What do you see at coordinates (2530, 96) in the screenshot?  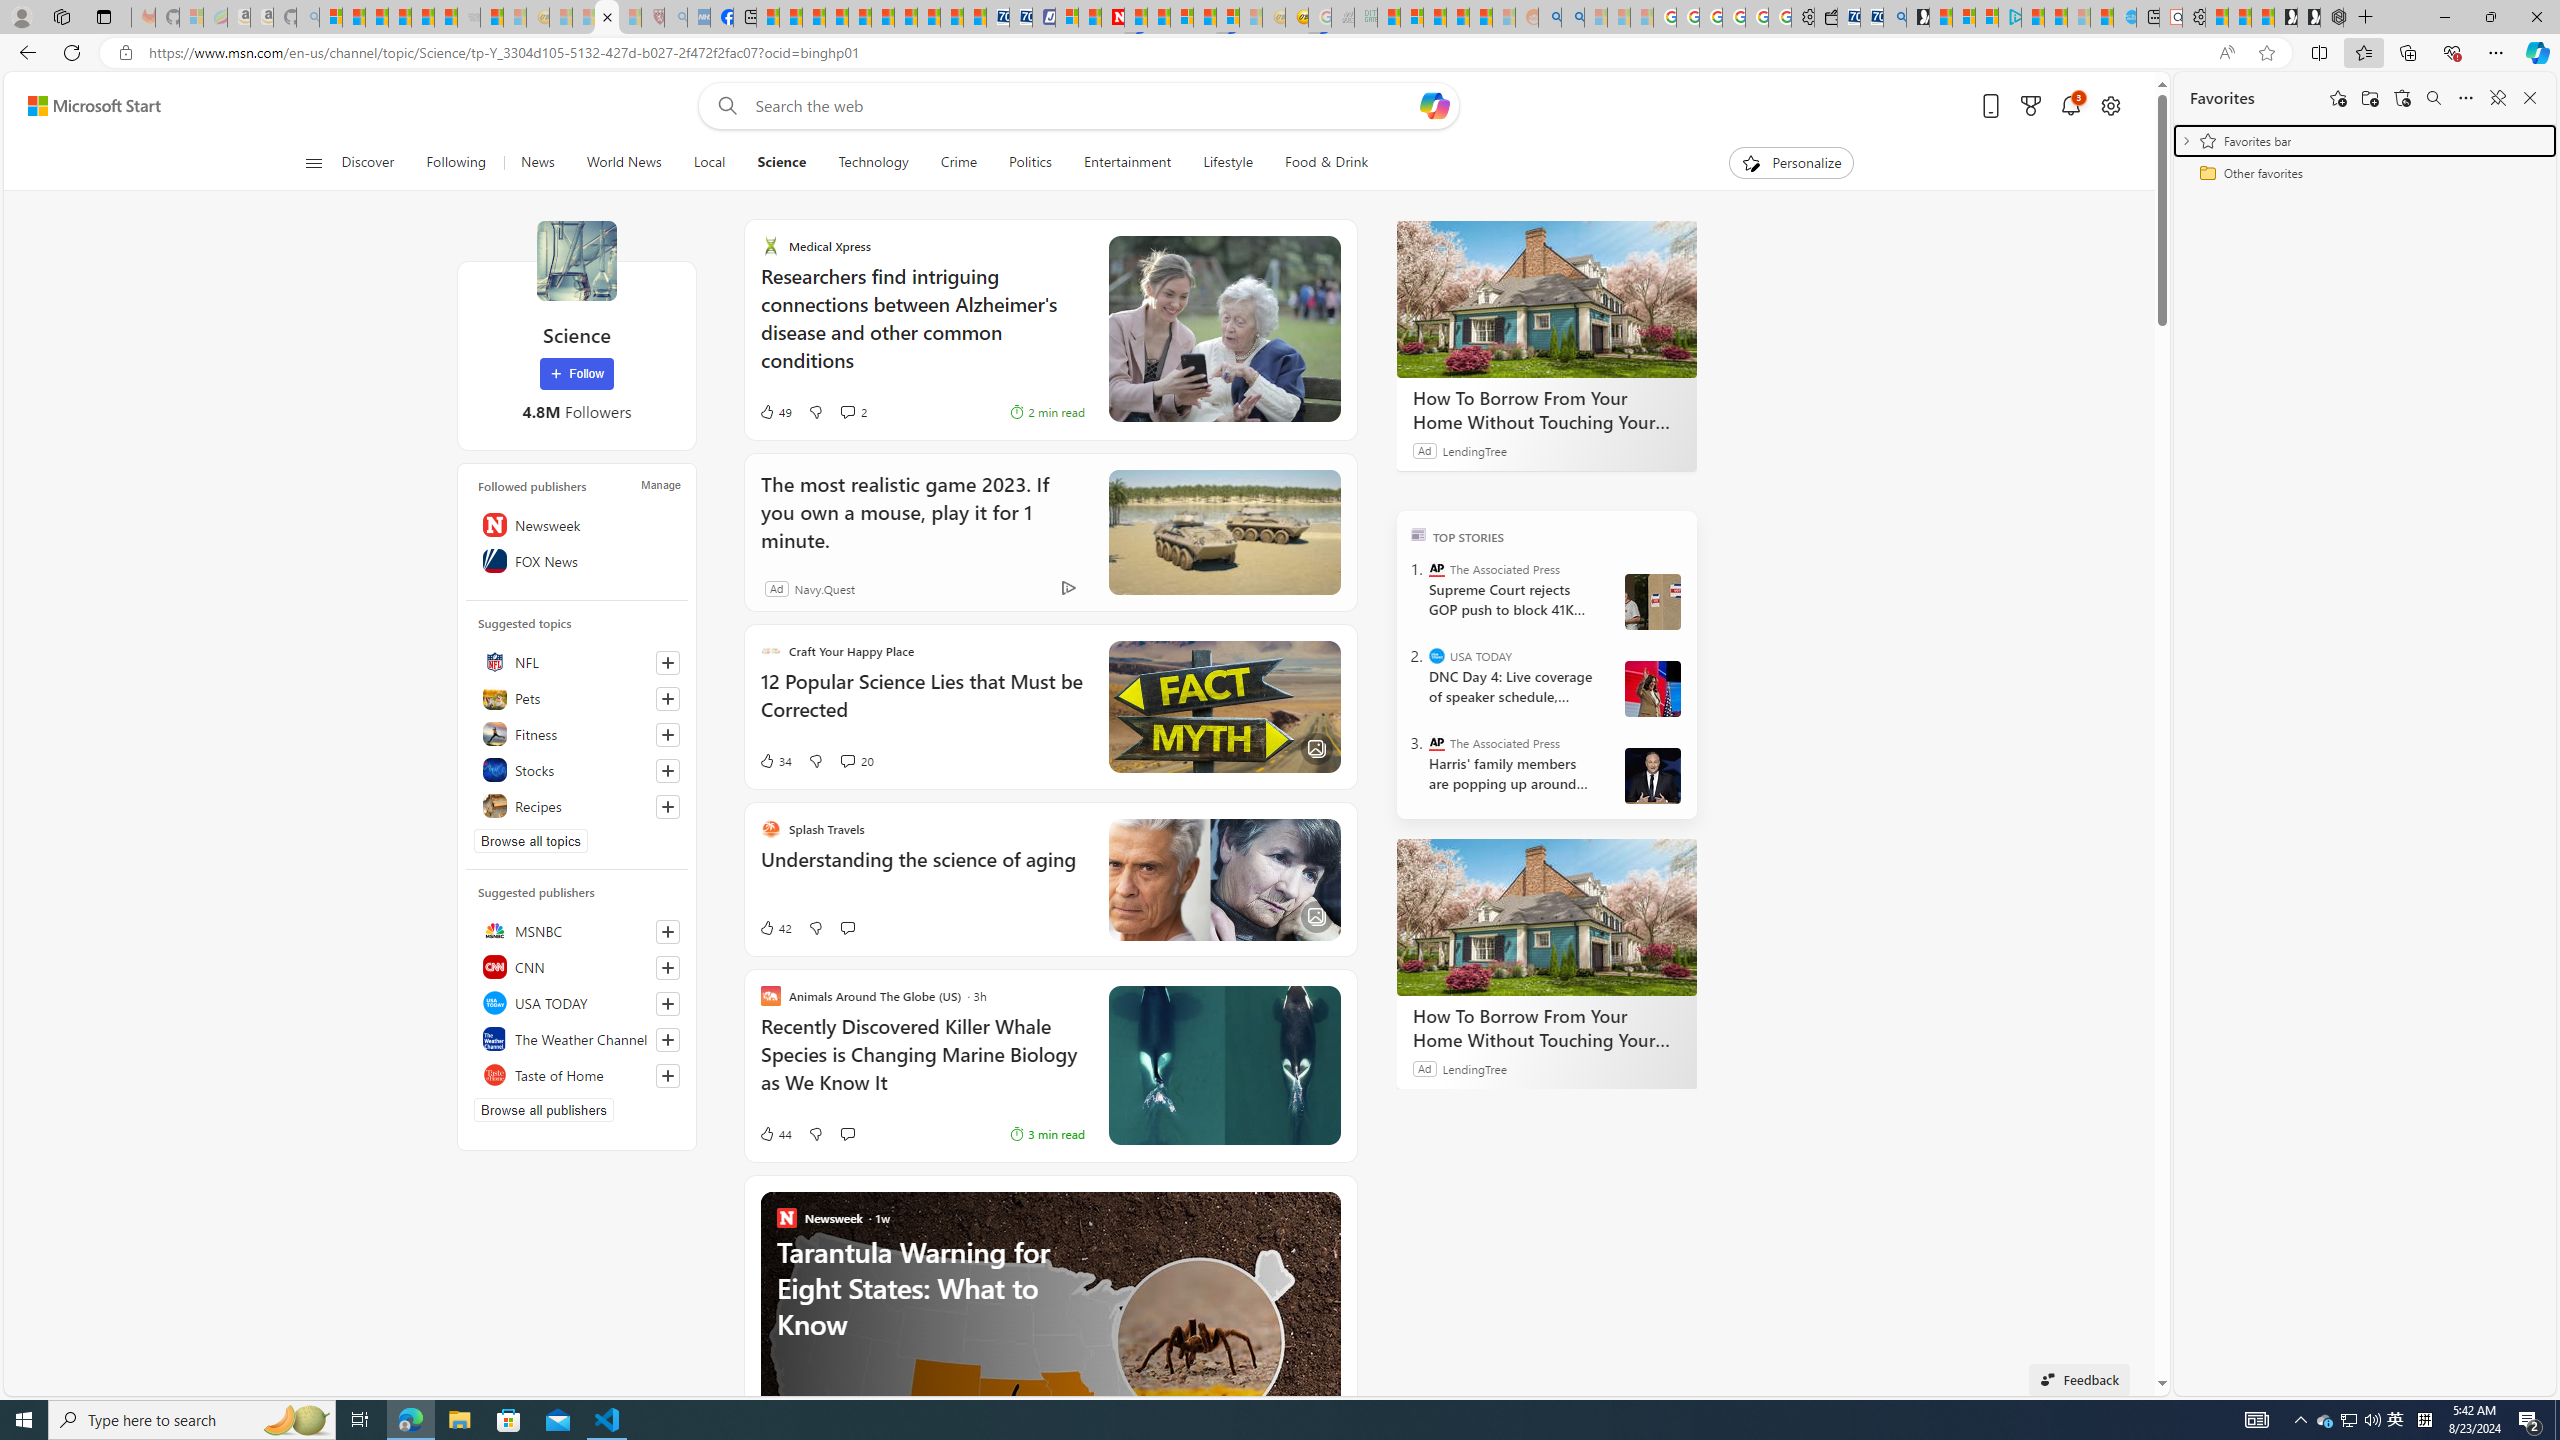 I see `'Close favorites'` at bounding box center [2530, 96].